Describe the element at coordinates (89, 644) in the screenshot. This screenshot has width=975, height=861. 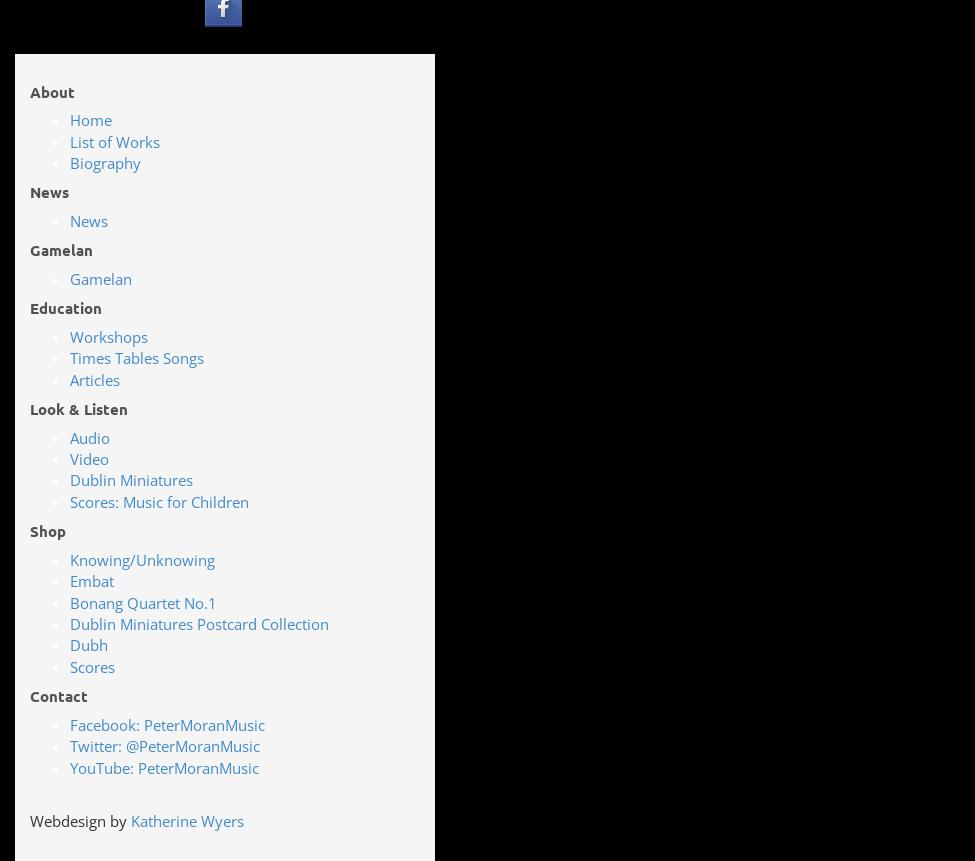
I see `'Dubh'` at that location.